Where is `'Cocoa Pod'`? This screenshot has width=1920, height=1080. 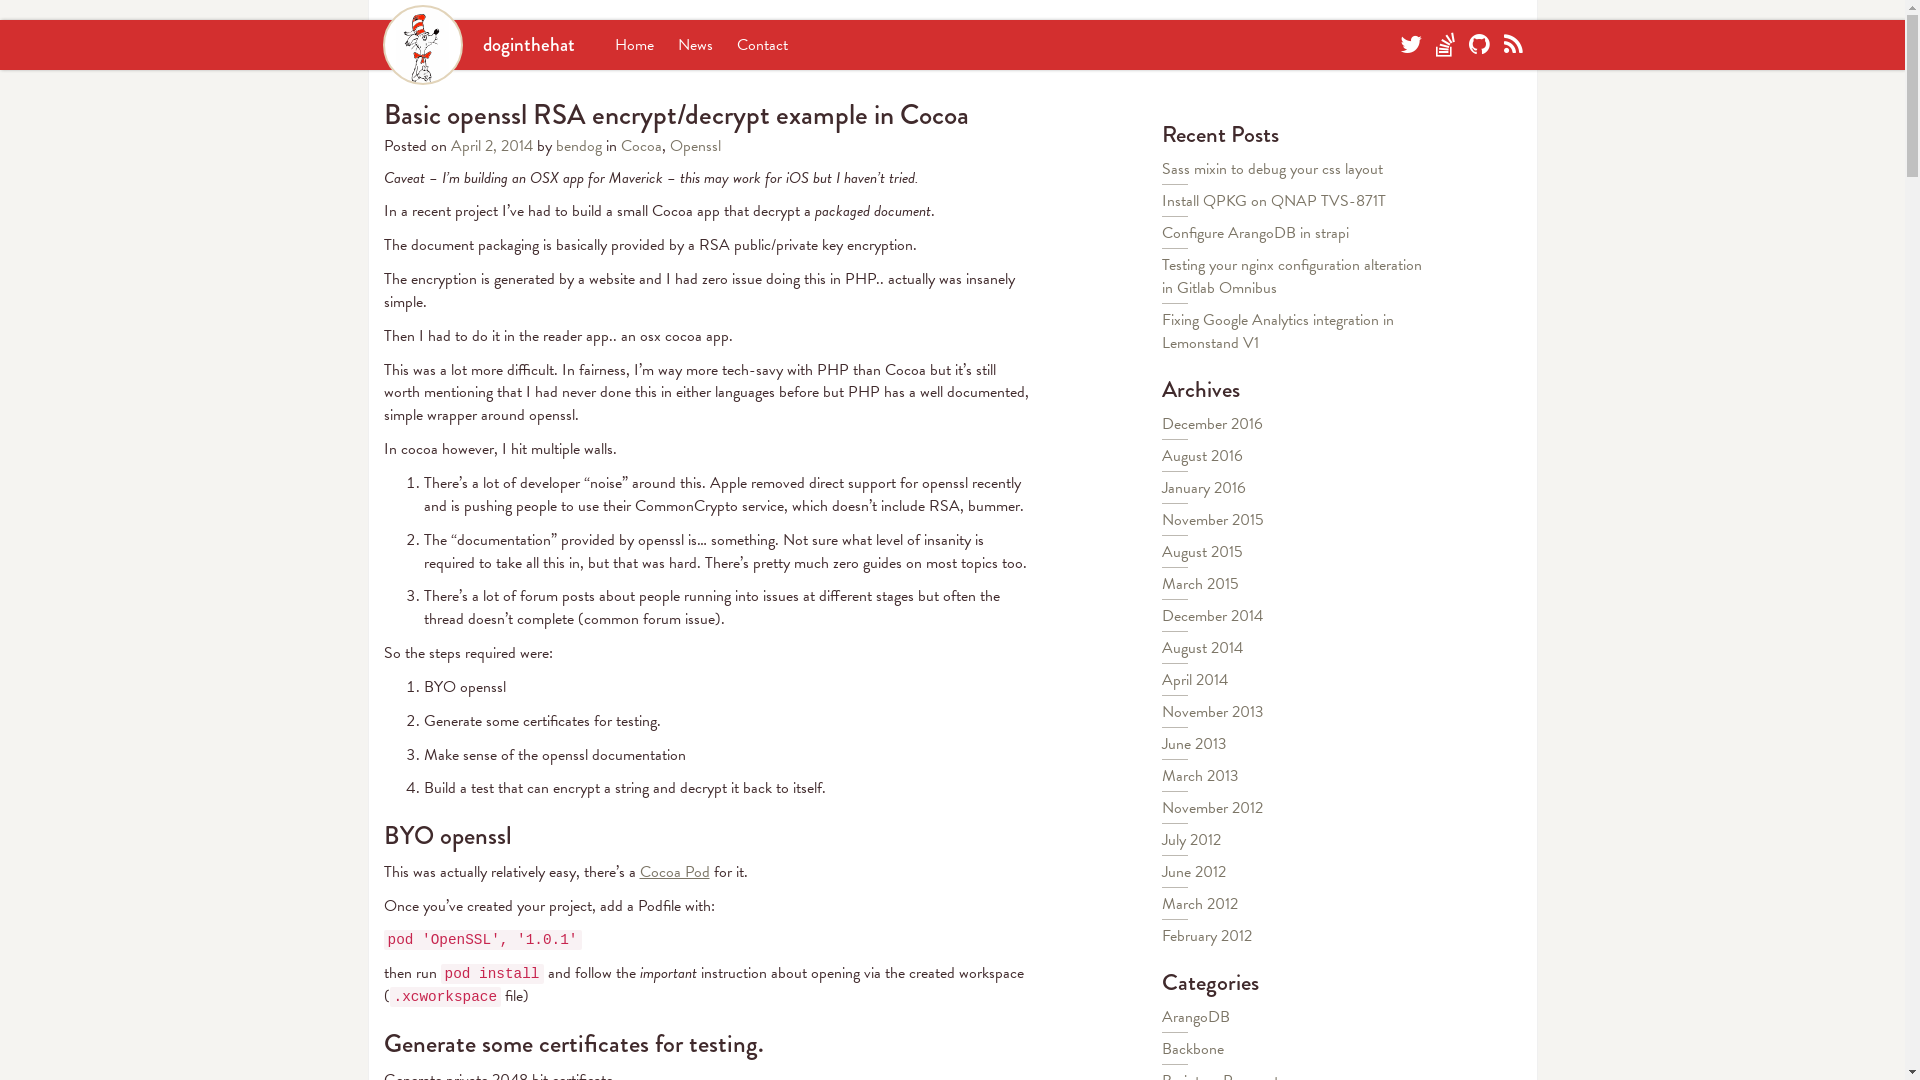
'Cocoa Pod' is located at coordinates (675, 870).